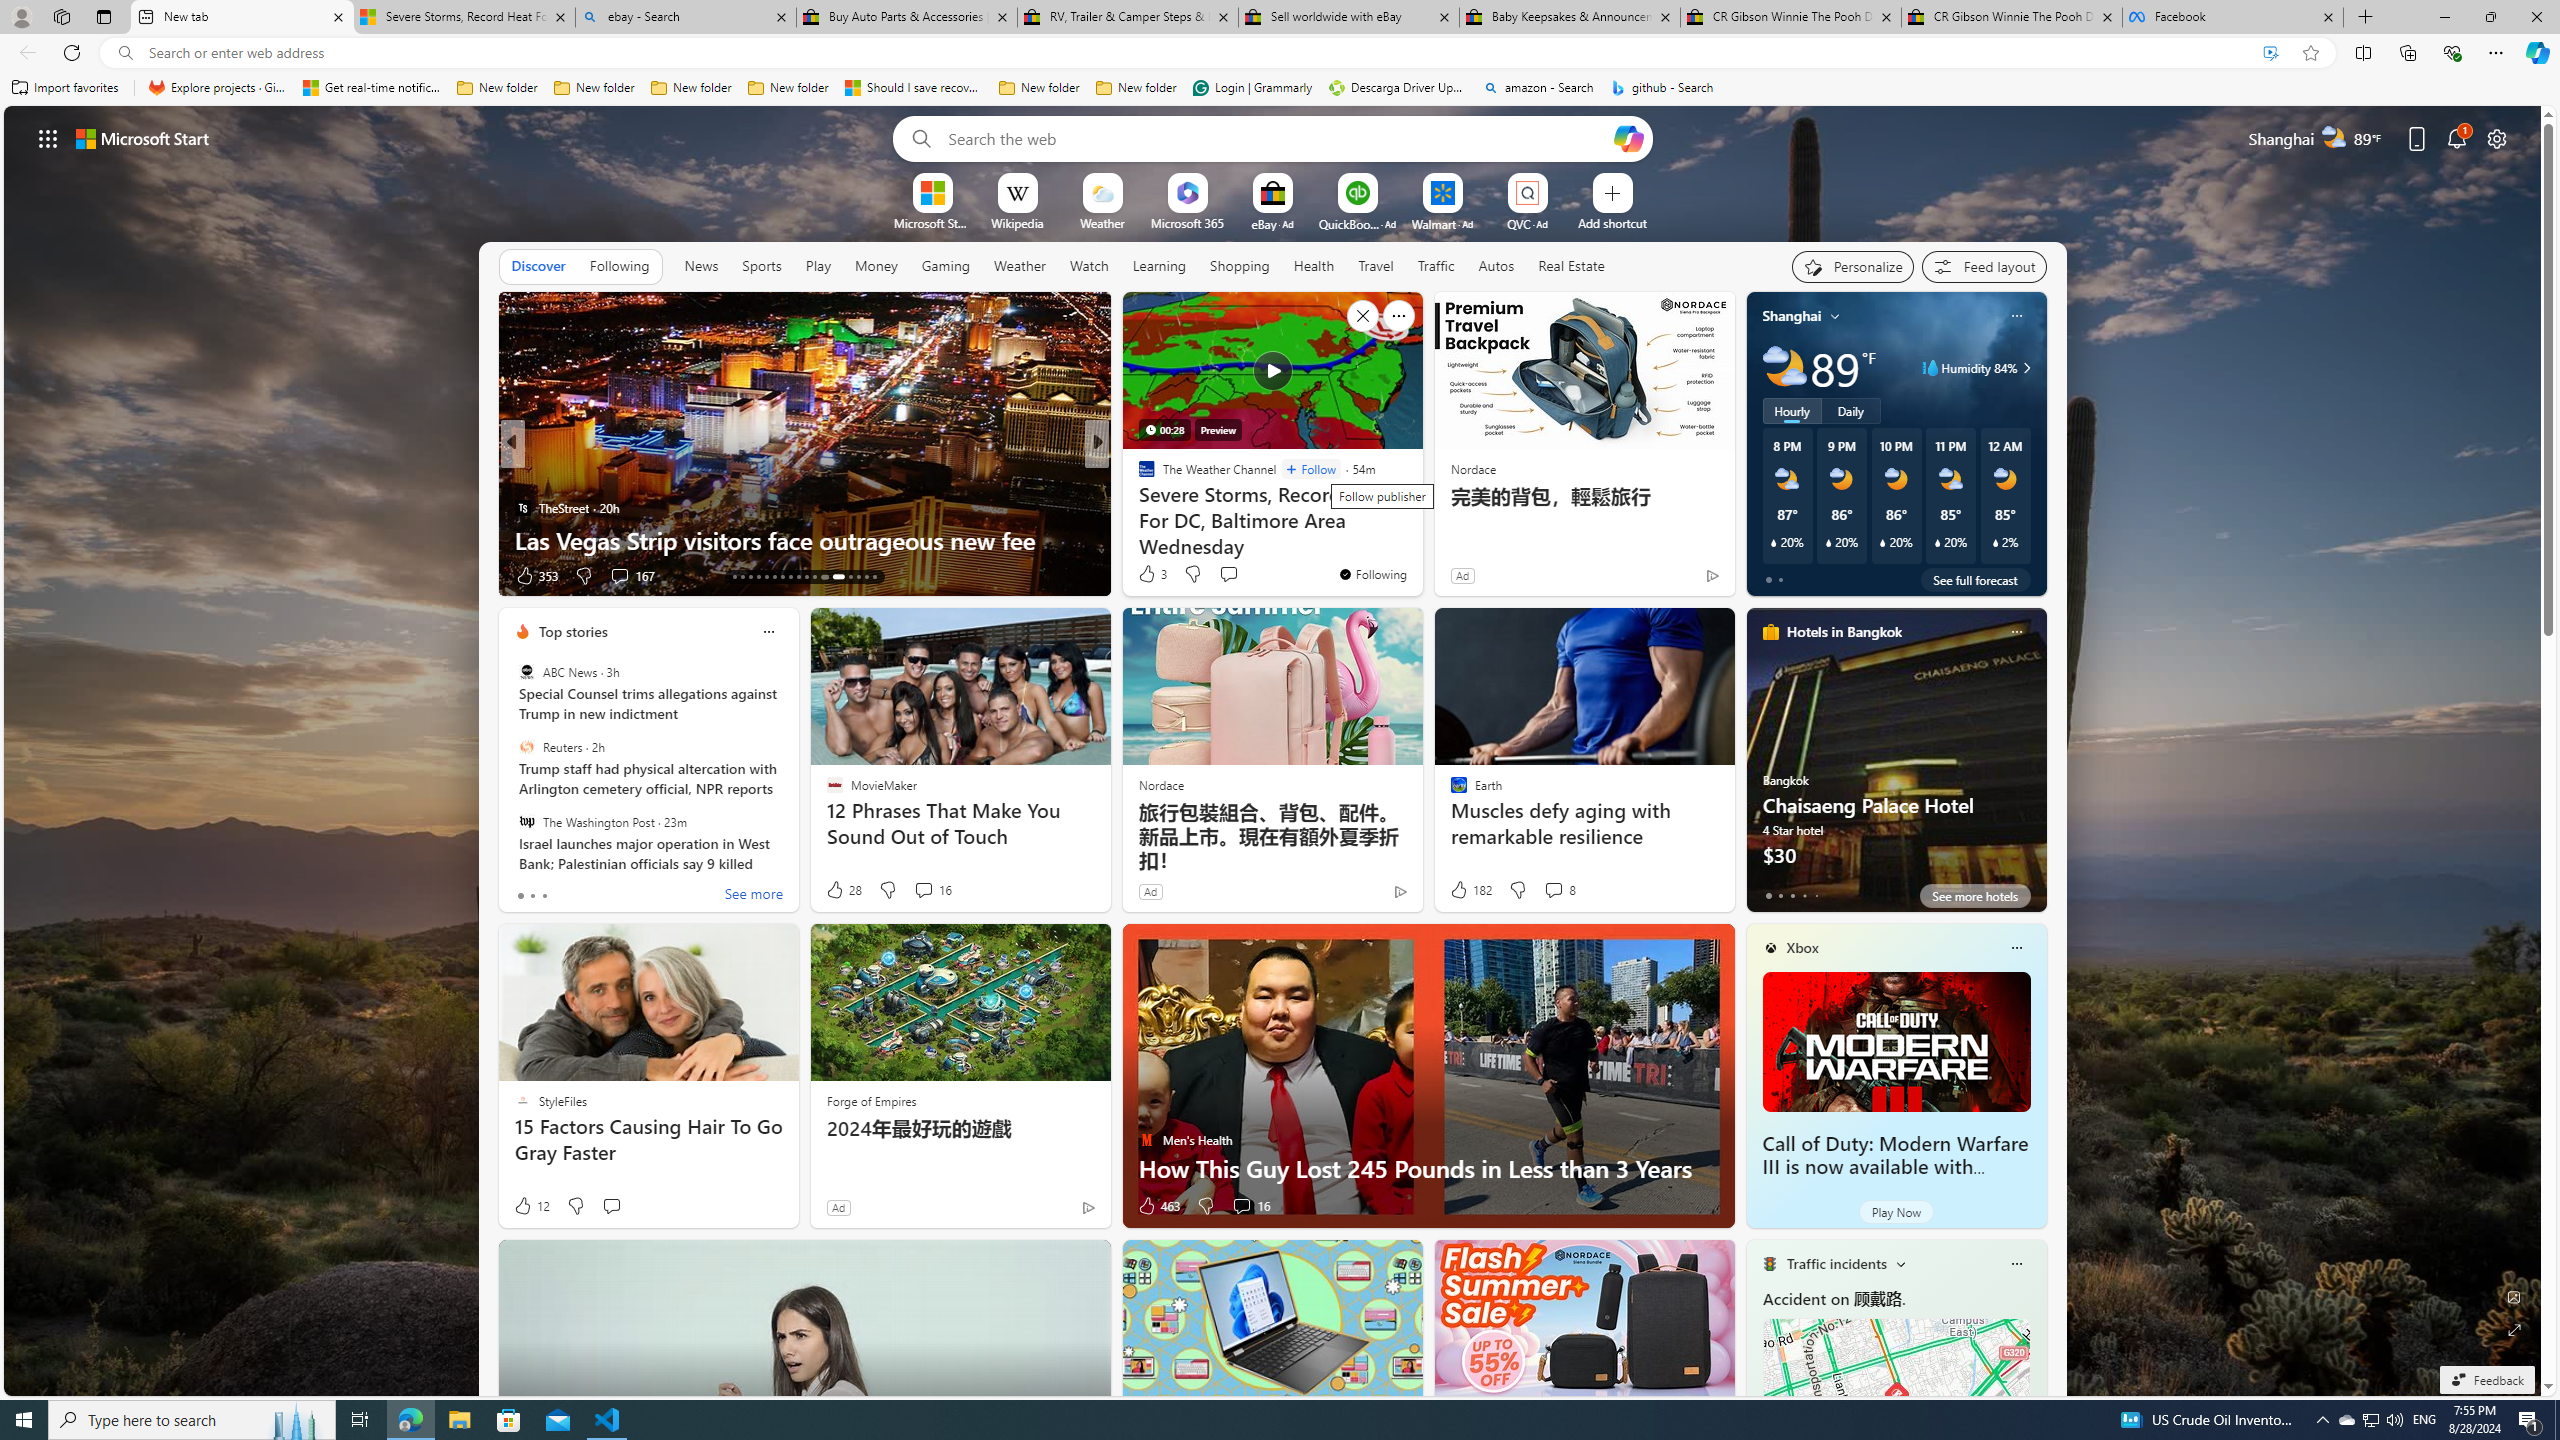 Image resolution: width=2560 pixels, height=1440 pixels. What do you see at coordinates (865, 577) in the screenshot?
I see `'AutomationID: tab-28'` at bounding box center [865, 577].